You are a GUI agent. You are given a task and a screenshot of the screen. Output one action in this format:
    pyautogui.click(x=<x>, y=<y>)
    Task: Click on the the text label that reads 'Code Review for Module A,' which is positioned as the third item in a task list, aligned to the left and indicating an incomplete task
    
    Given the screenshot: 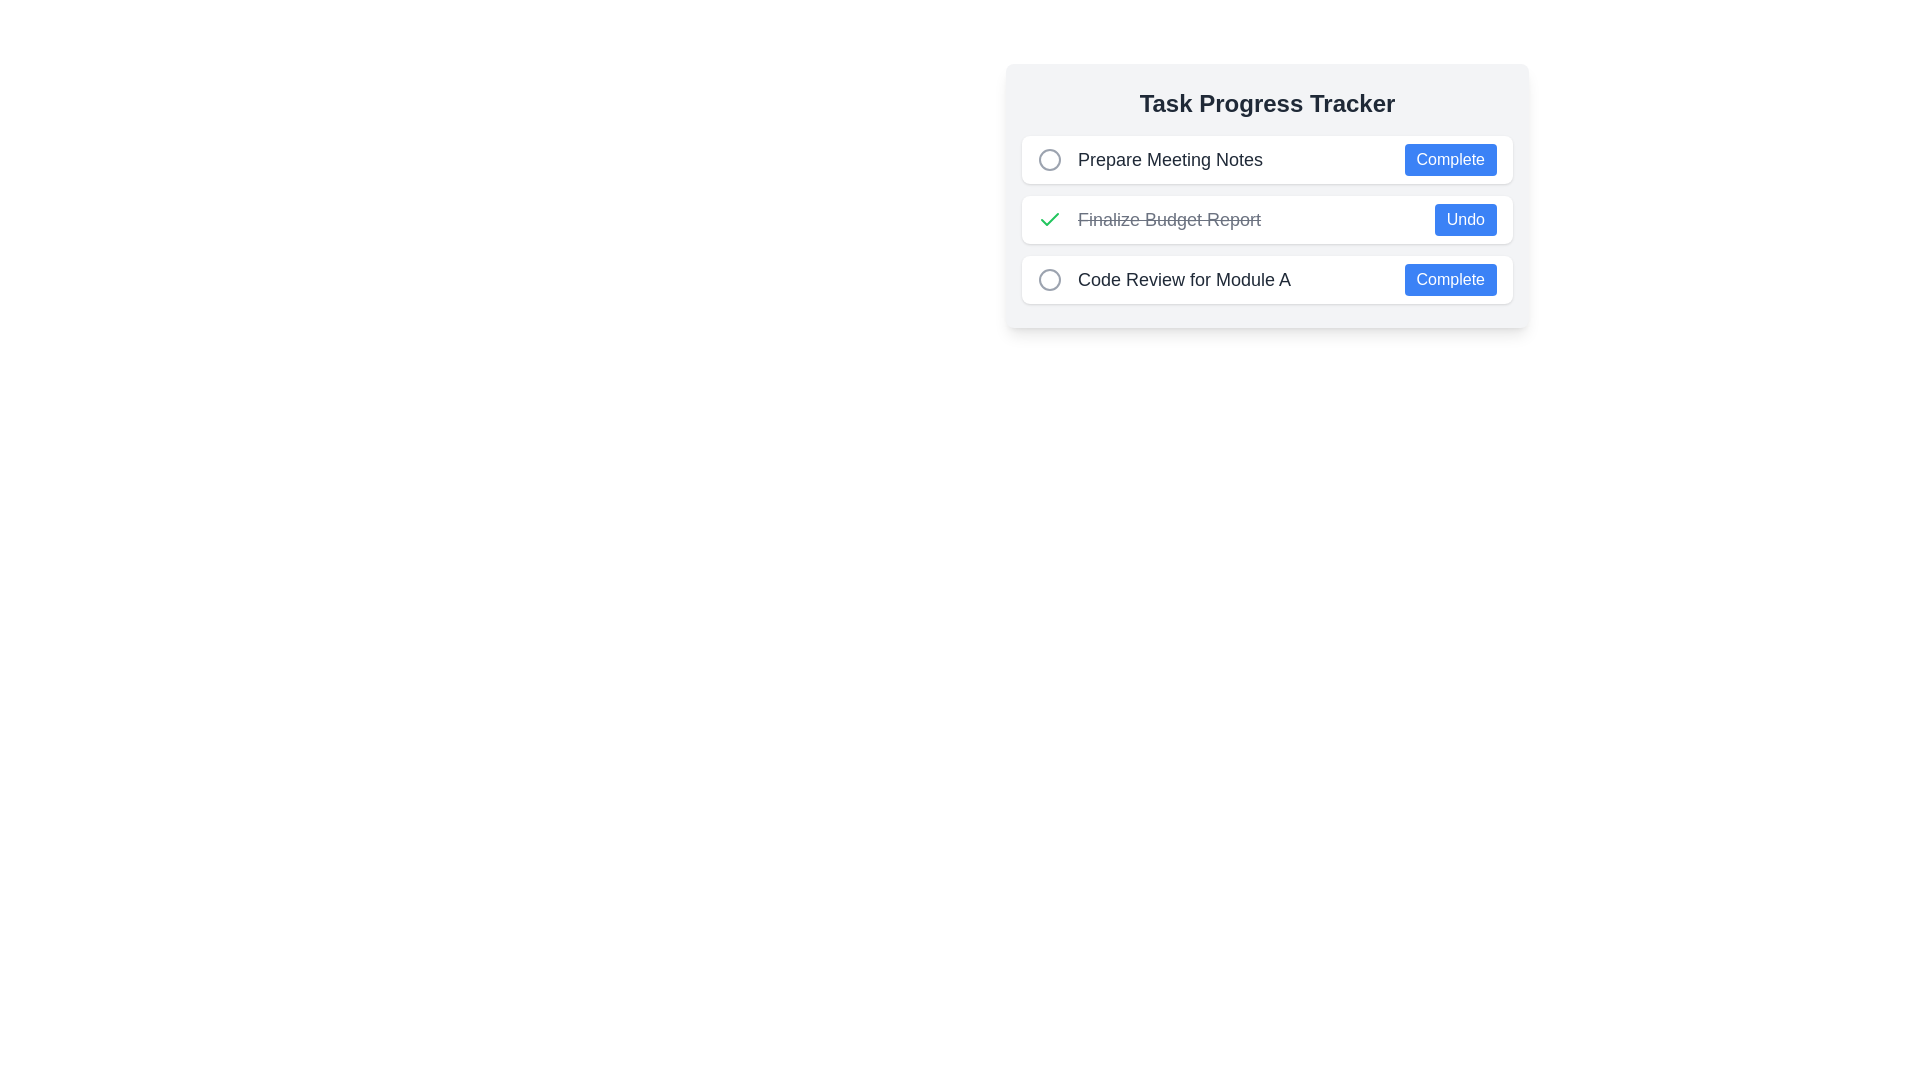 What is the action you would take?
    pyautogui.click(x=1164, y=280)
    